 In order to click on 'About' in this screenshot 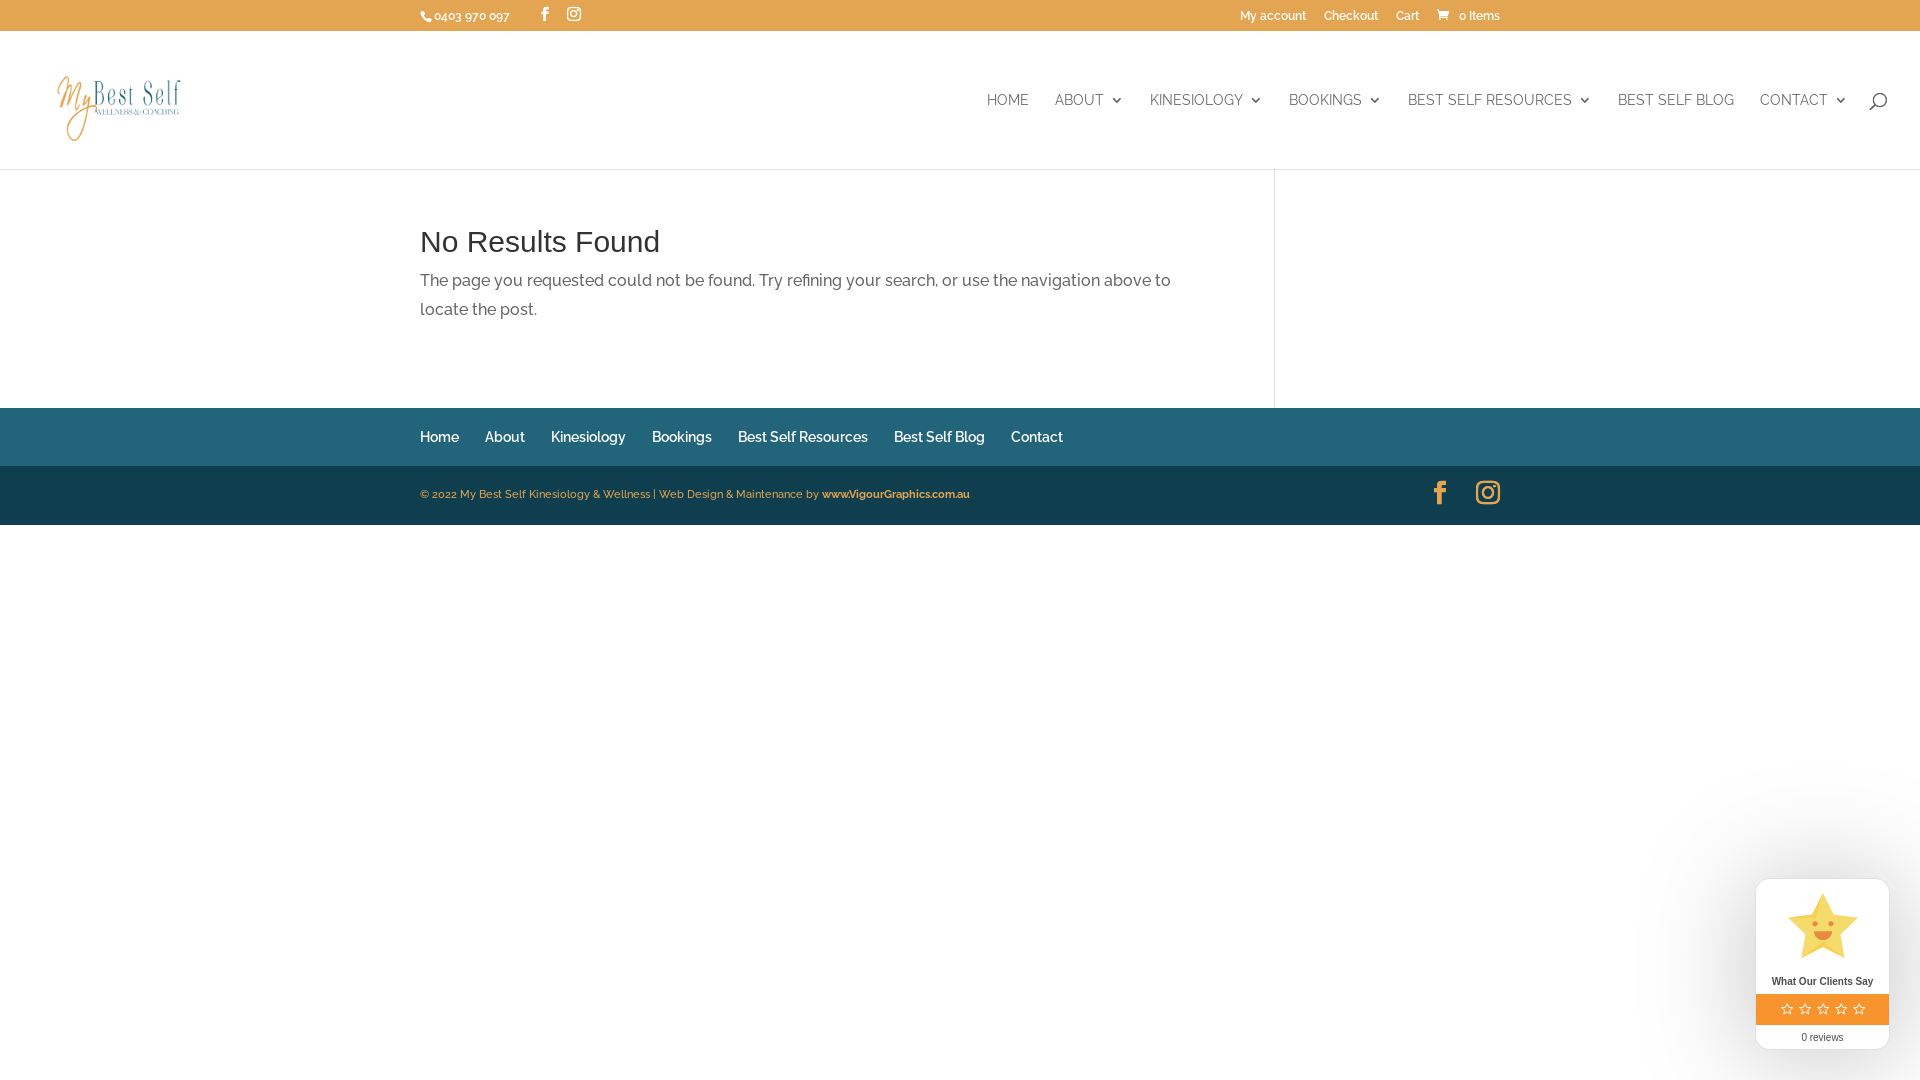, I will do `click(484, 435)`.